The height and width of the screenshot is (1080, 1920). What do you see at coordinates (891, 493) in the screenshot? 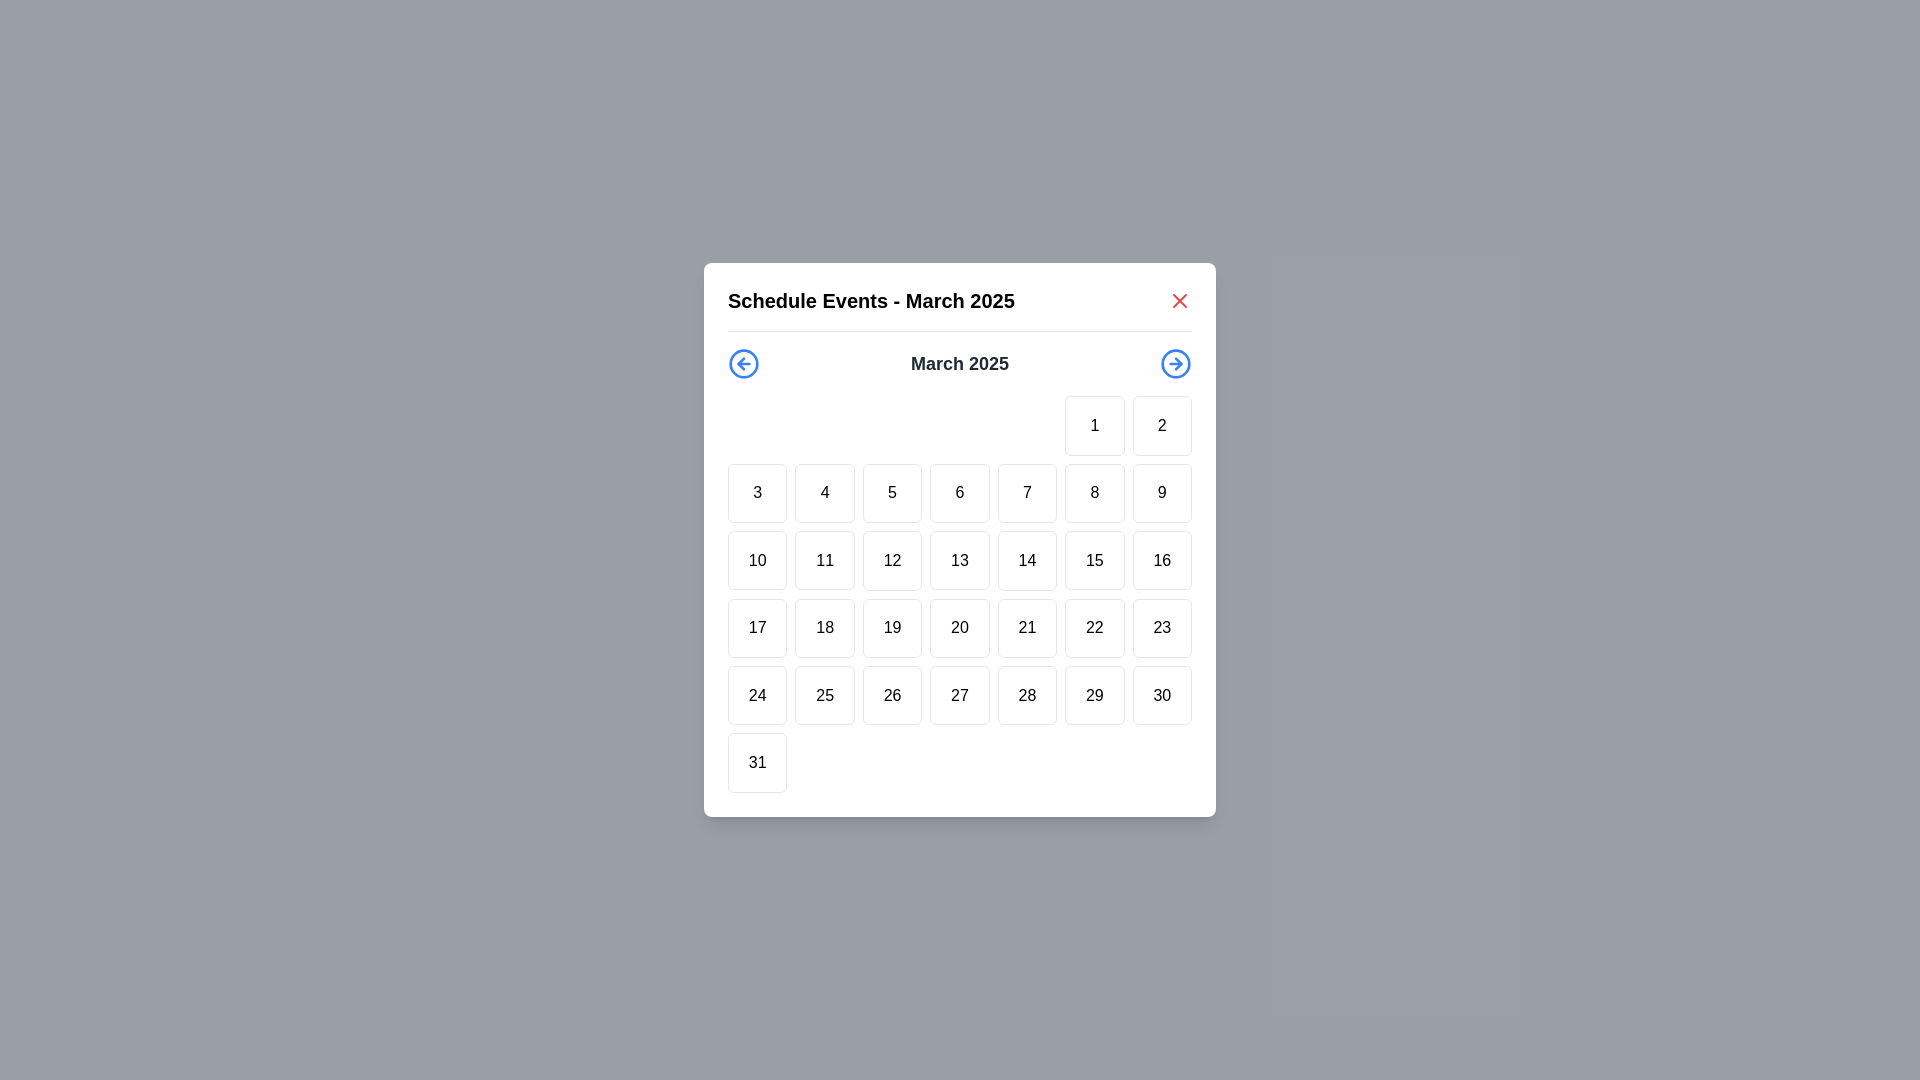
I see `the square button with a rounded border labeled '5' in the calendar widget` at bounding box center [891, 493].